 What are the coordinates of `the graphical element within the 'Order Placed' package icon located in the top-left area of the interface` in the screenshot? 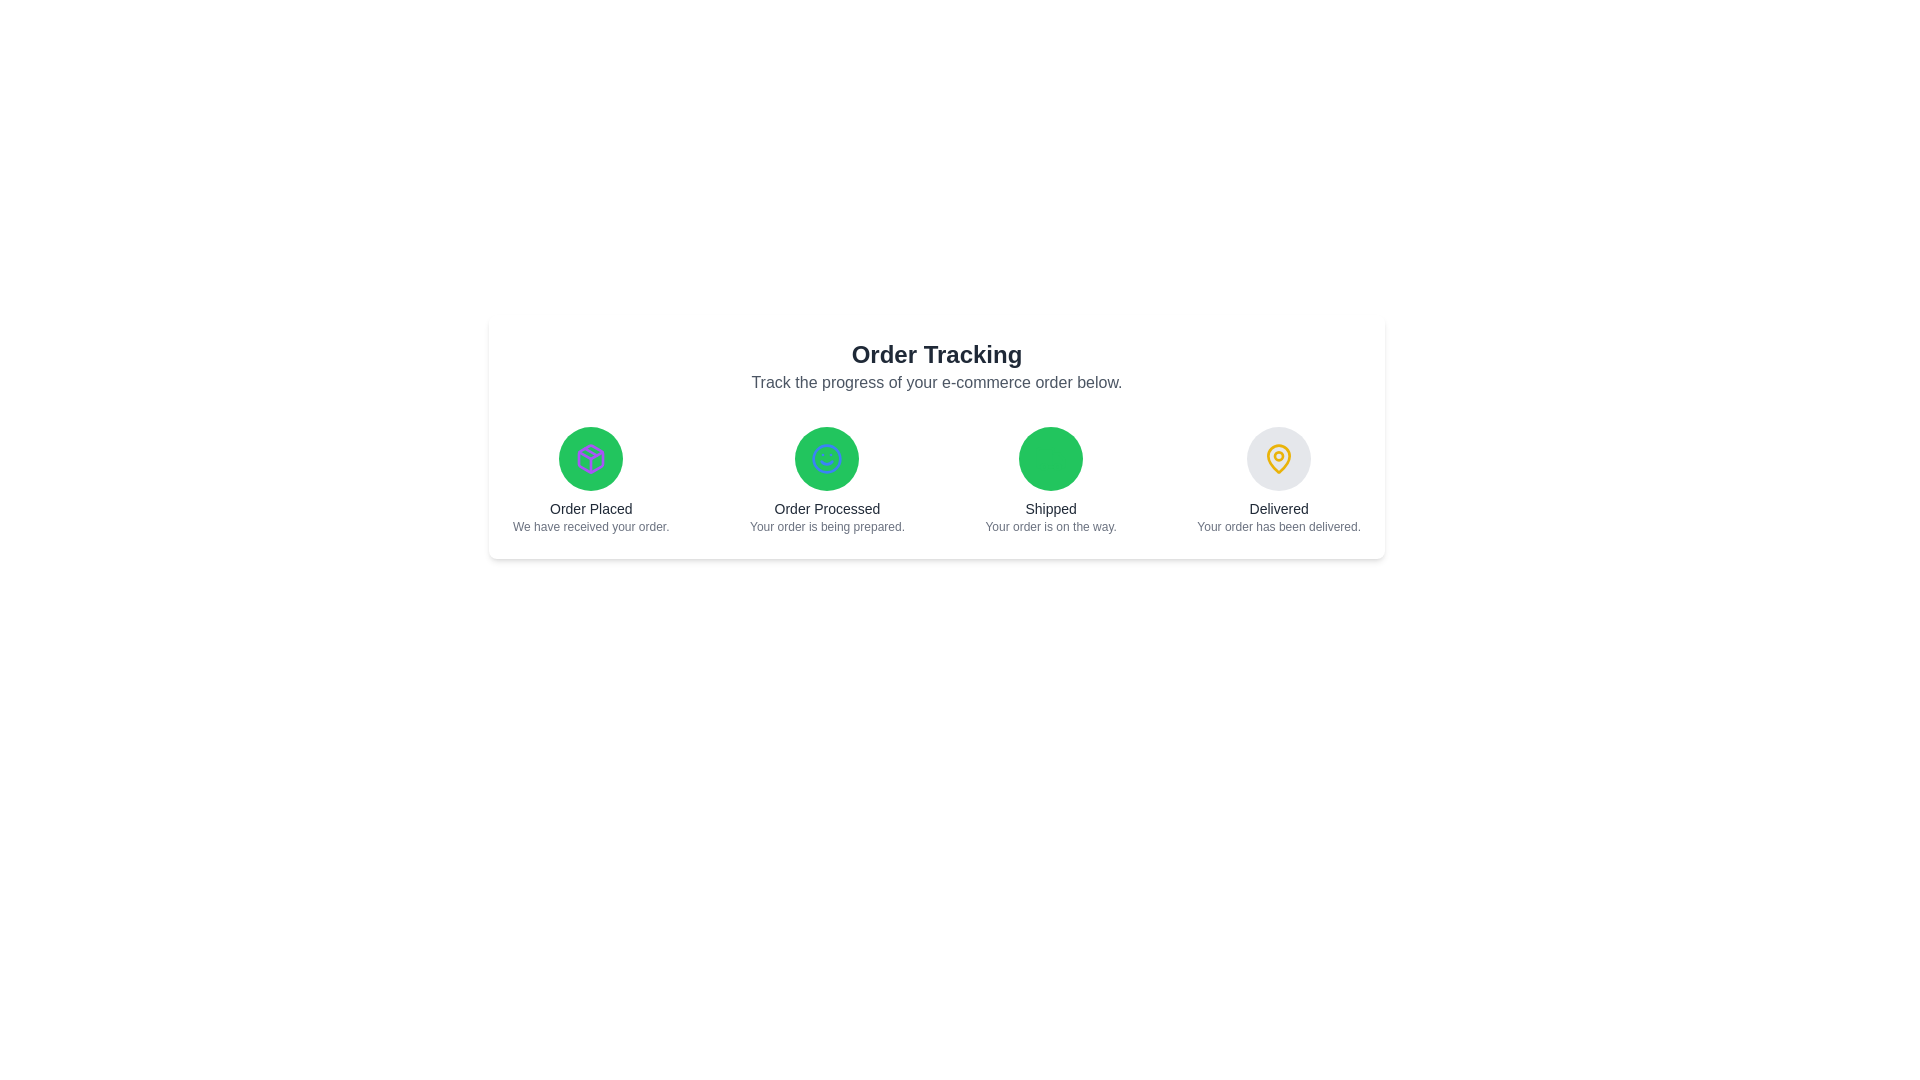 It's located at (590, 455).